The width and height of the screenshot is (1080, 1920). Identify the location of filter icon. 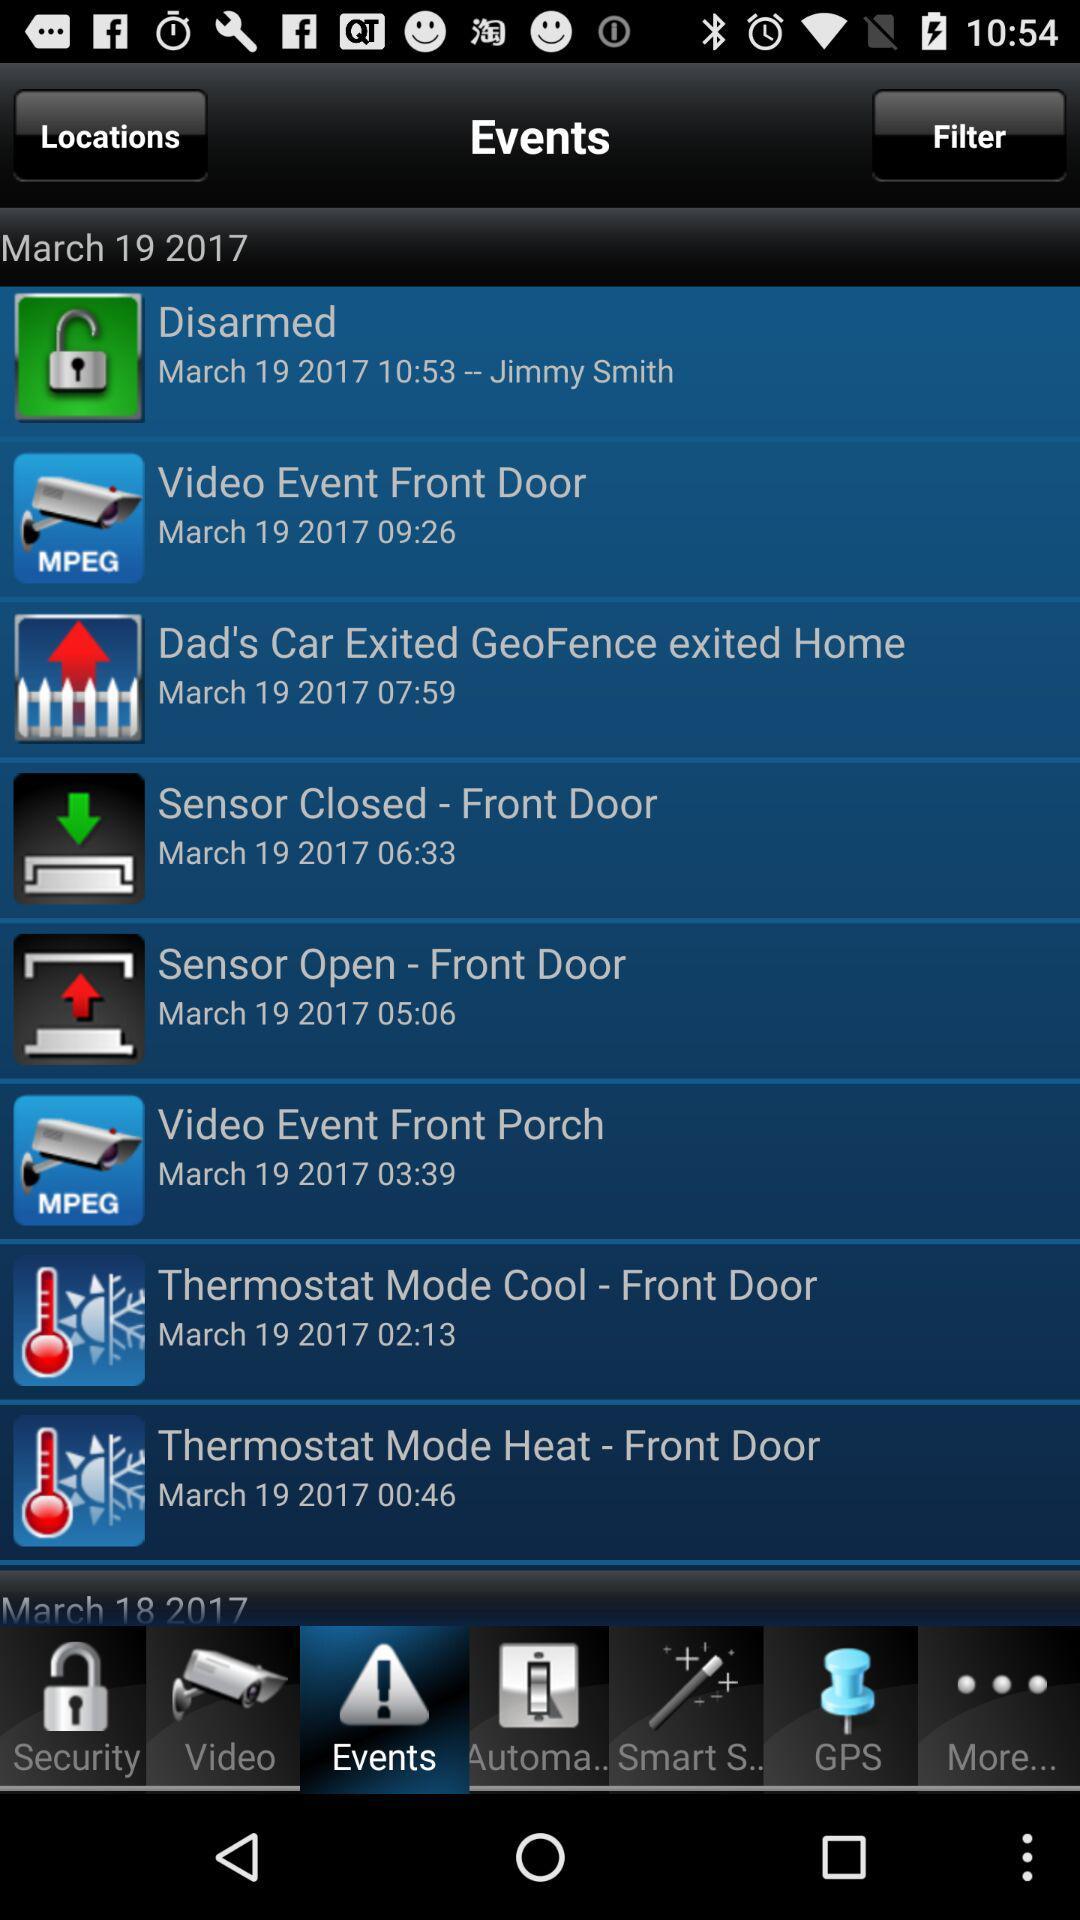
(968, 134).